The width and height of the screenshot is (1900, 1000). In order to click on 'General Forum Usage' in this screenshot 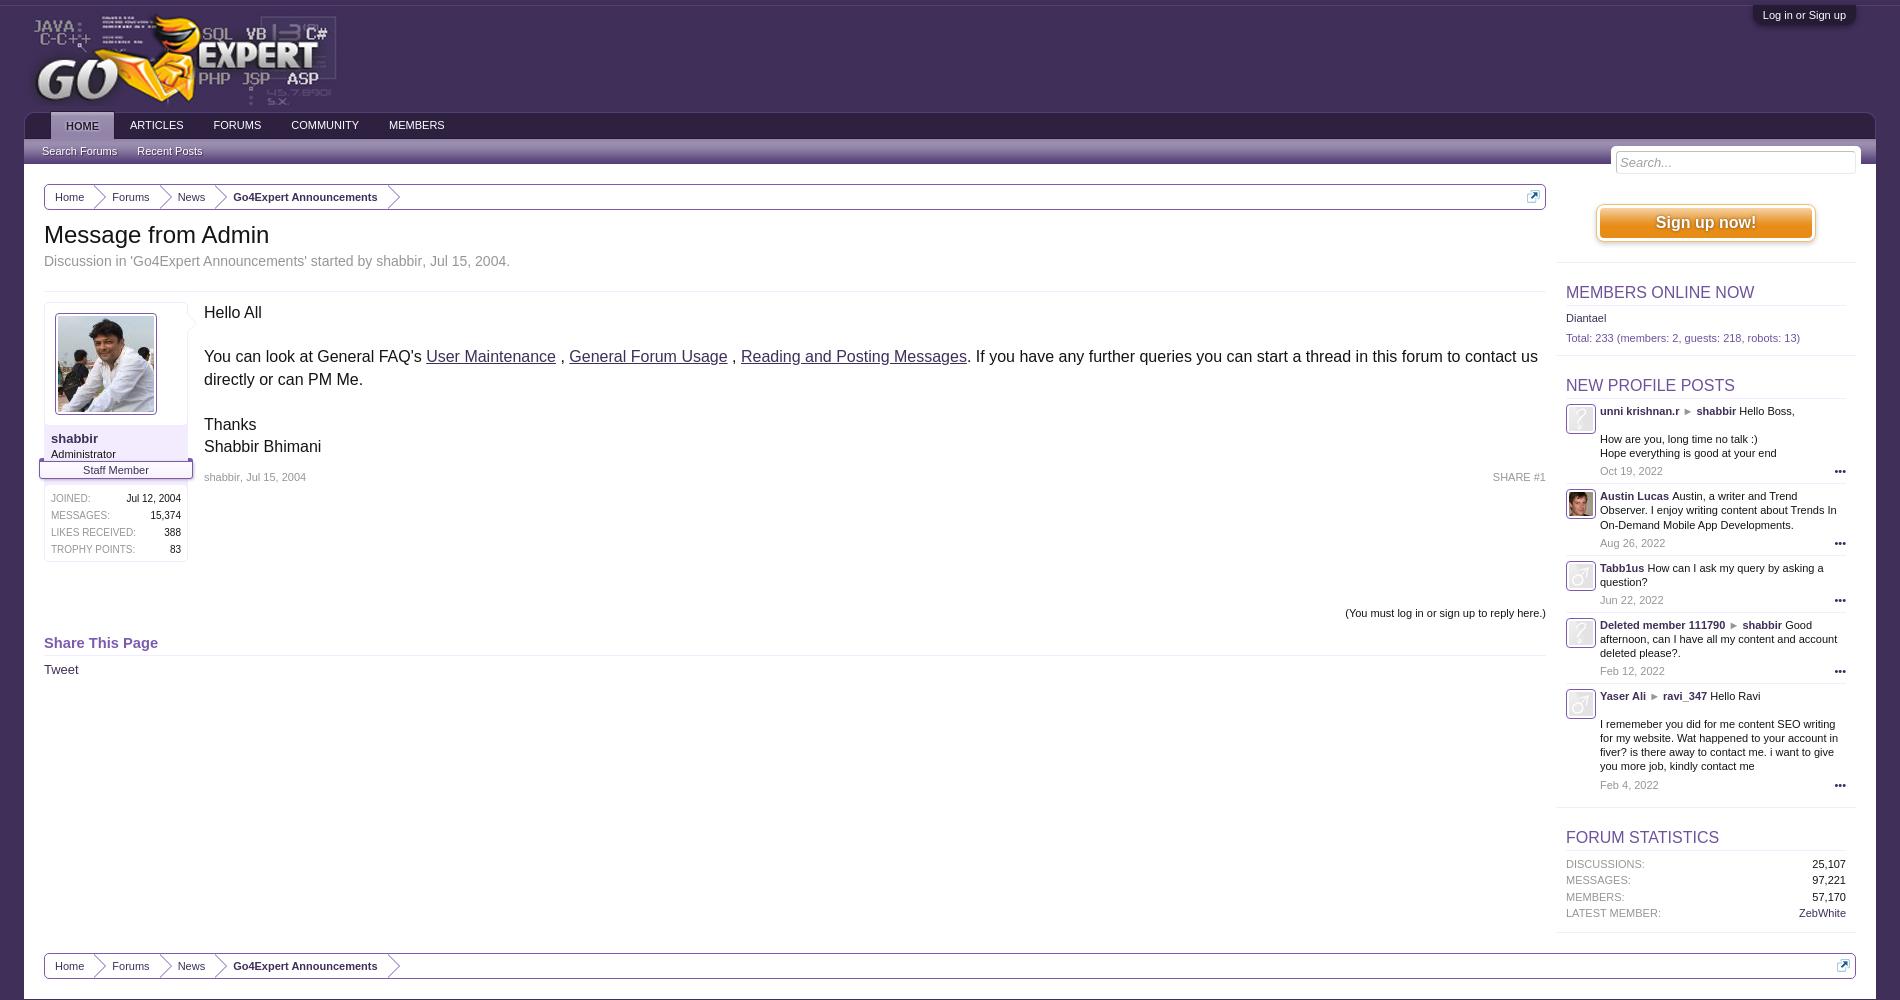, I will do `click(569, 355)`.